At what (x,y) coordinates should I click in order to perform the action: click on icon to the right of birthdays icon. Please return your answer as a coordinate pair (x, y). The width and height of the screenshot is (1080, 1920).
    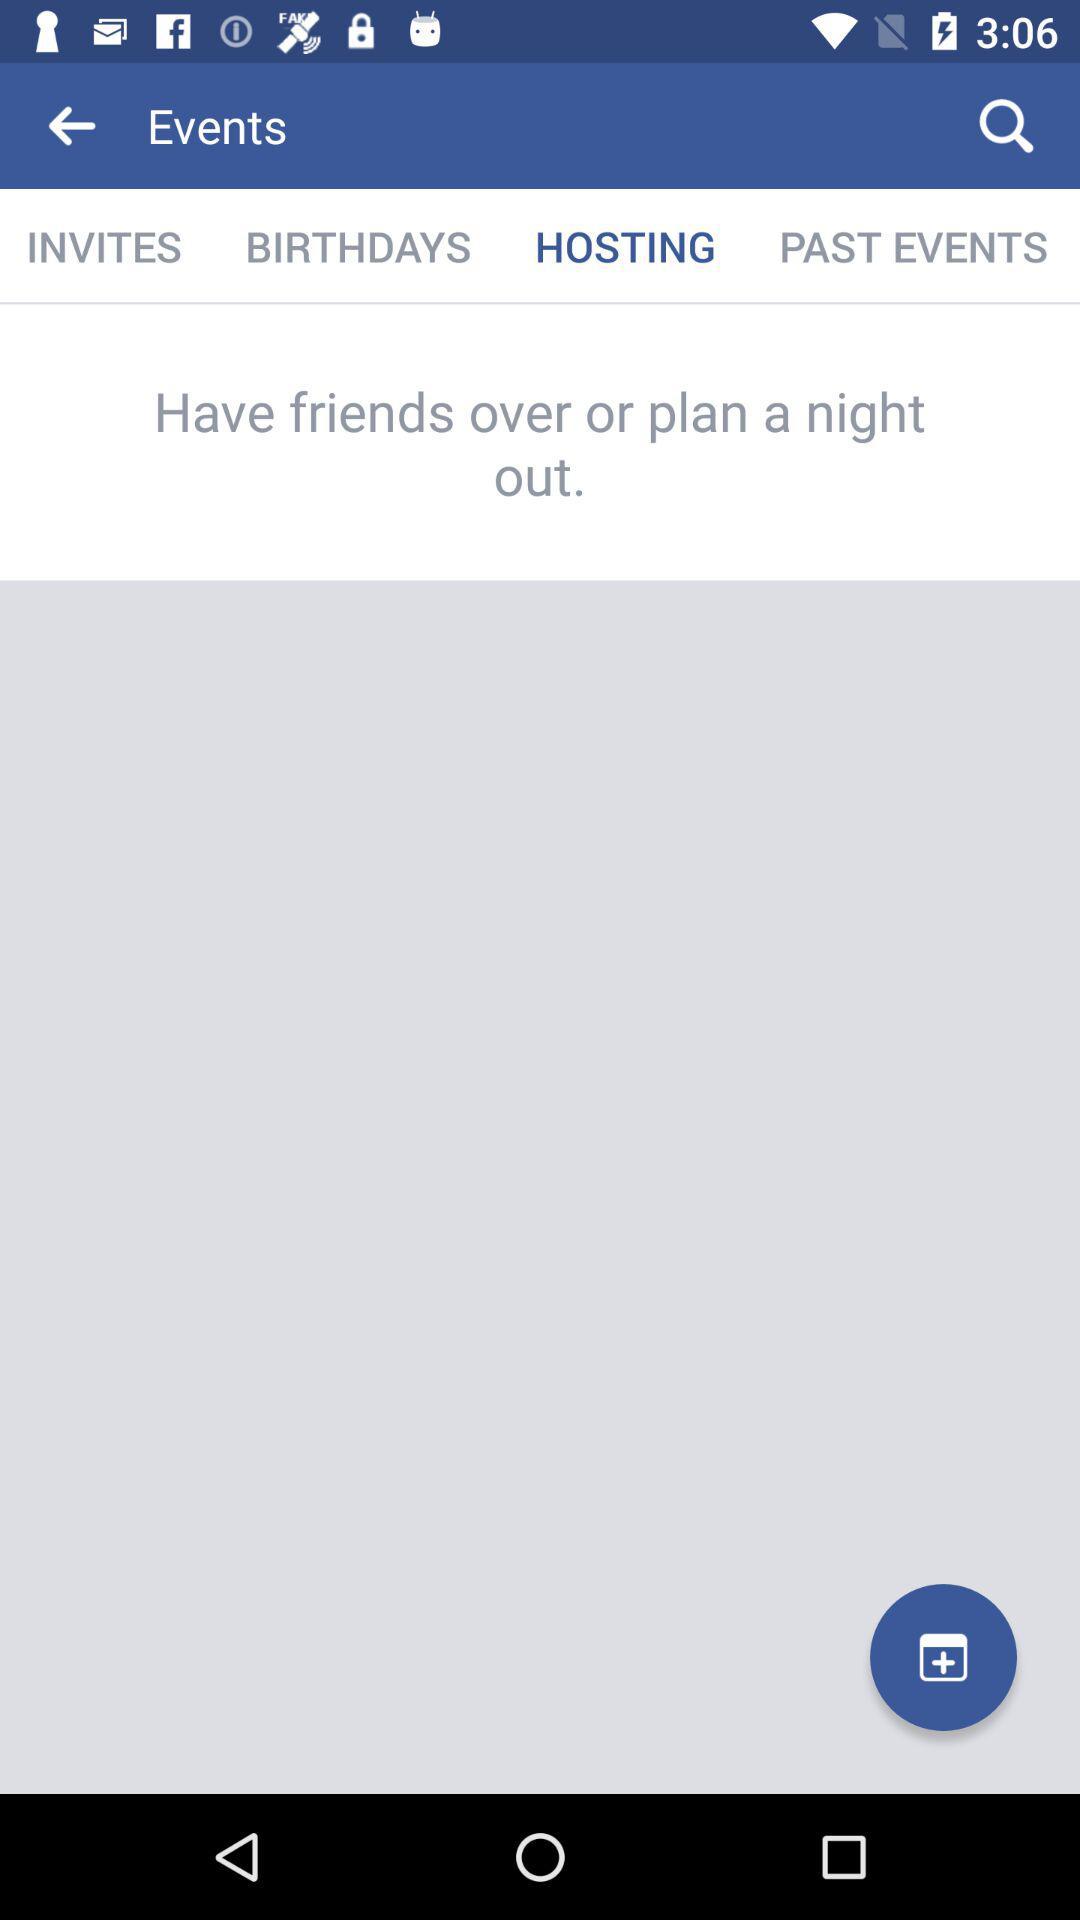
    Looking at the image, I should click on (624, 245).